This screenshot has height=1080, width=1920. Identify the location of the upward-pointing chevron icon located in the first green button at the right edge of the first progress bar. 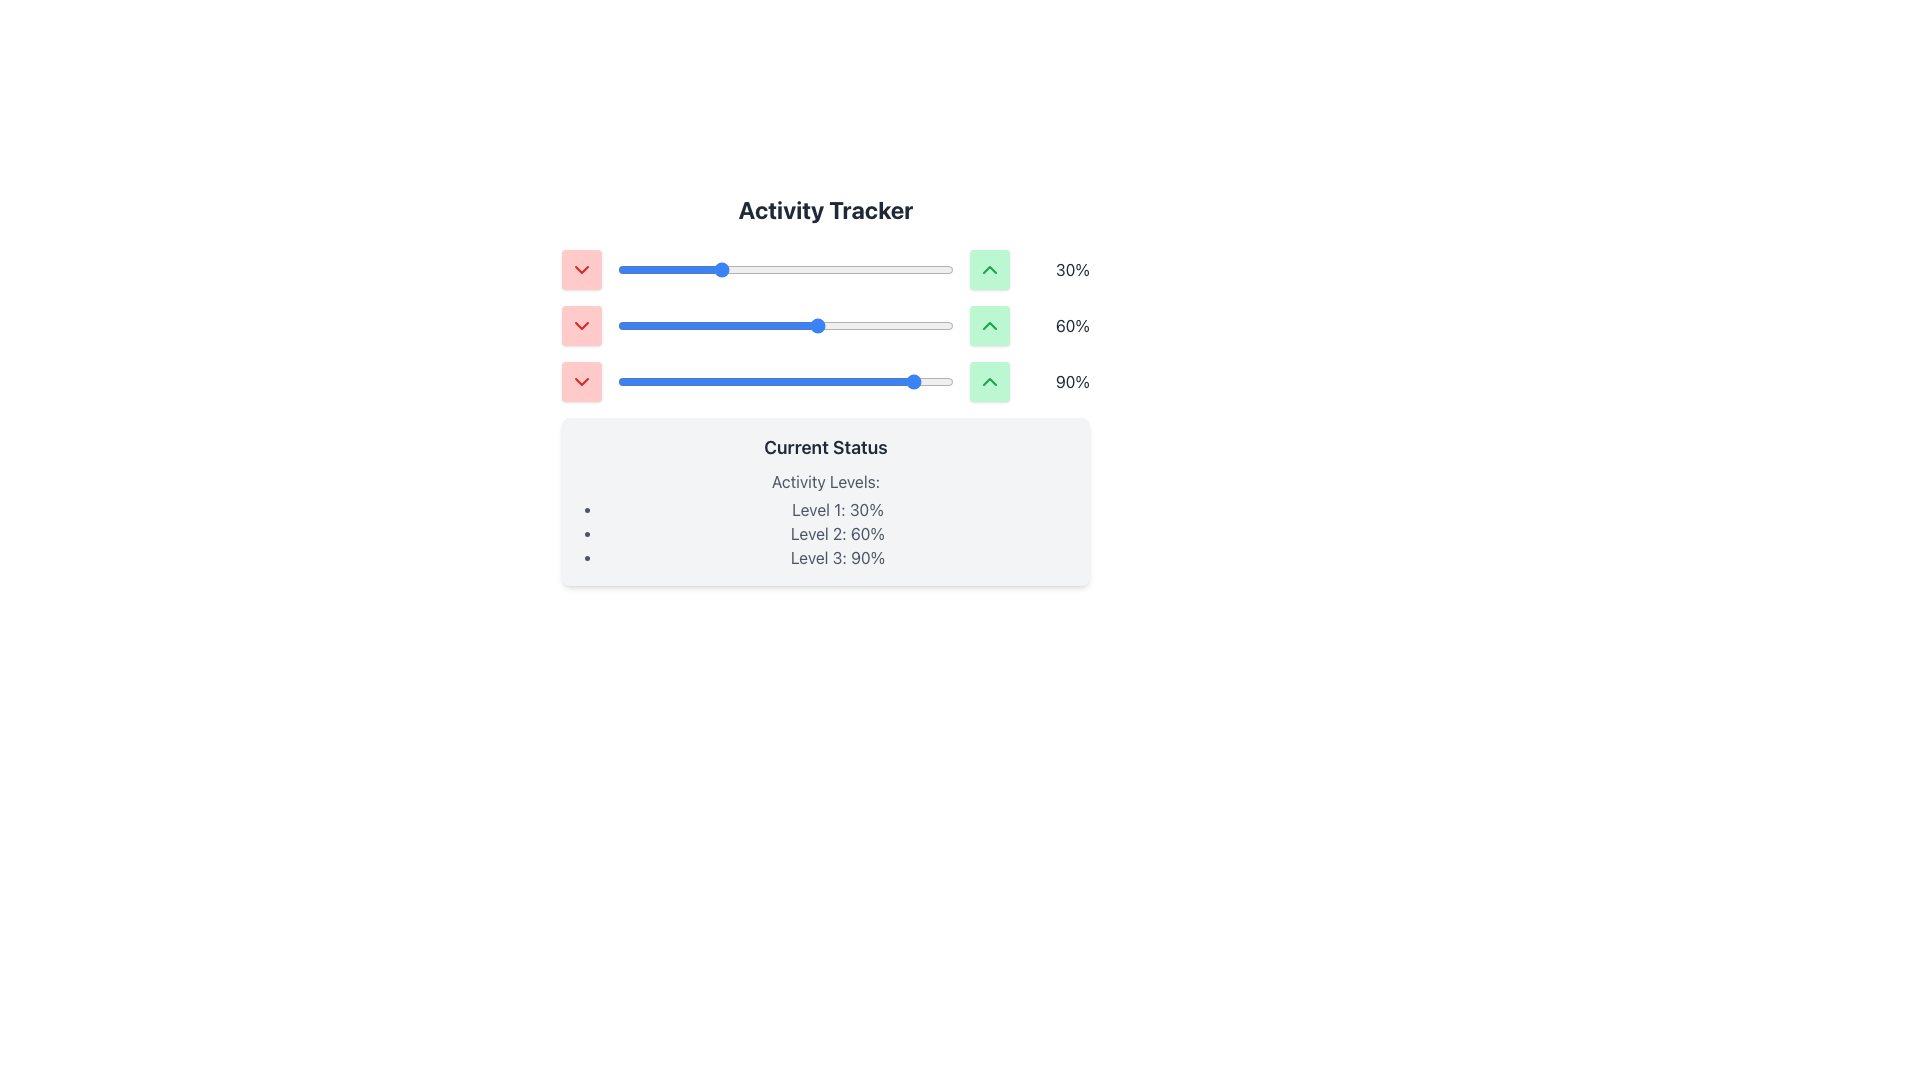
(989, 270).